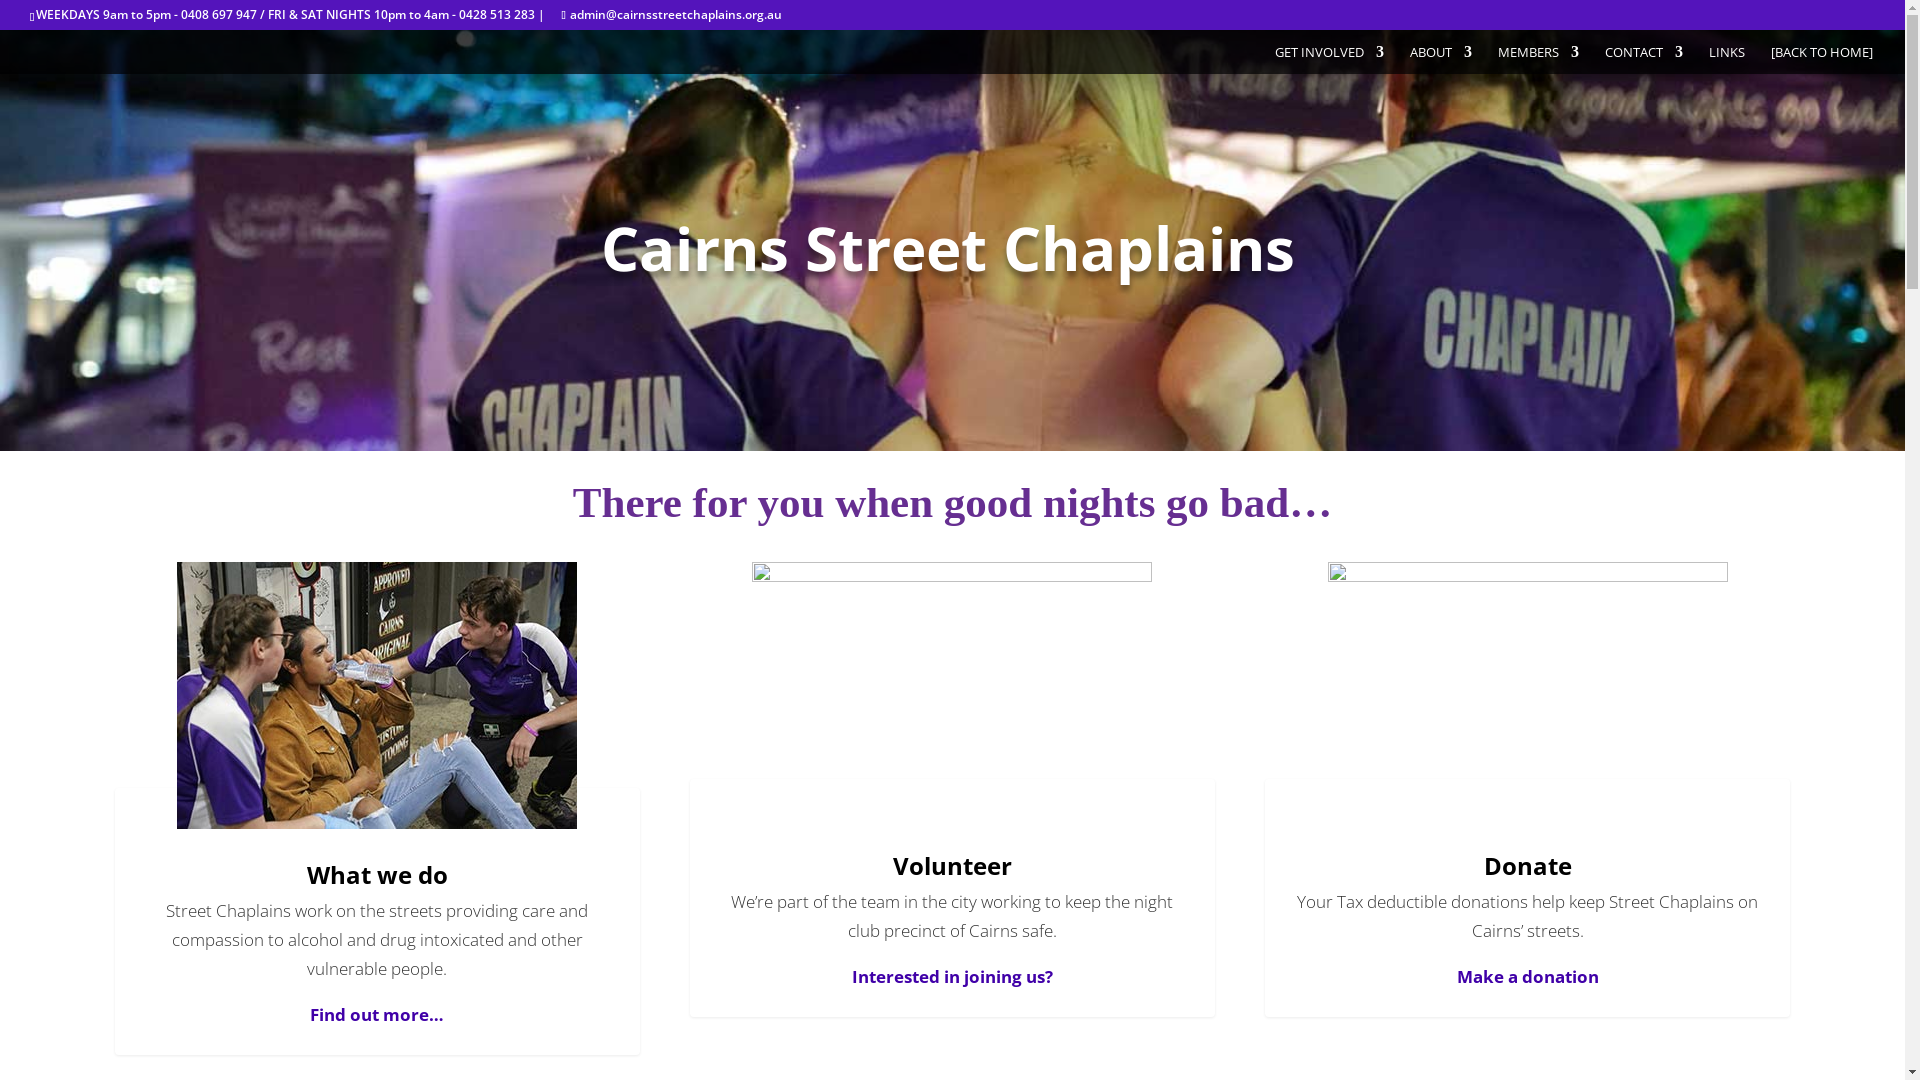  What do you see at coordinates (1537, 58) in the screenshot?
I see `'MEMBERS'` at bounding box center [1537, 58].